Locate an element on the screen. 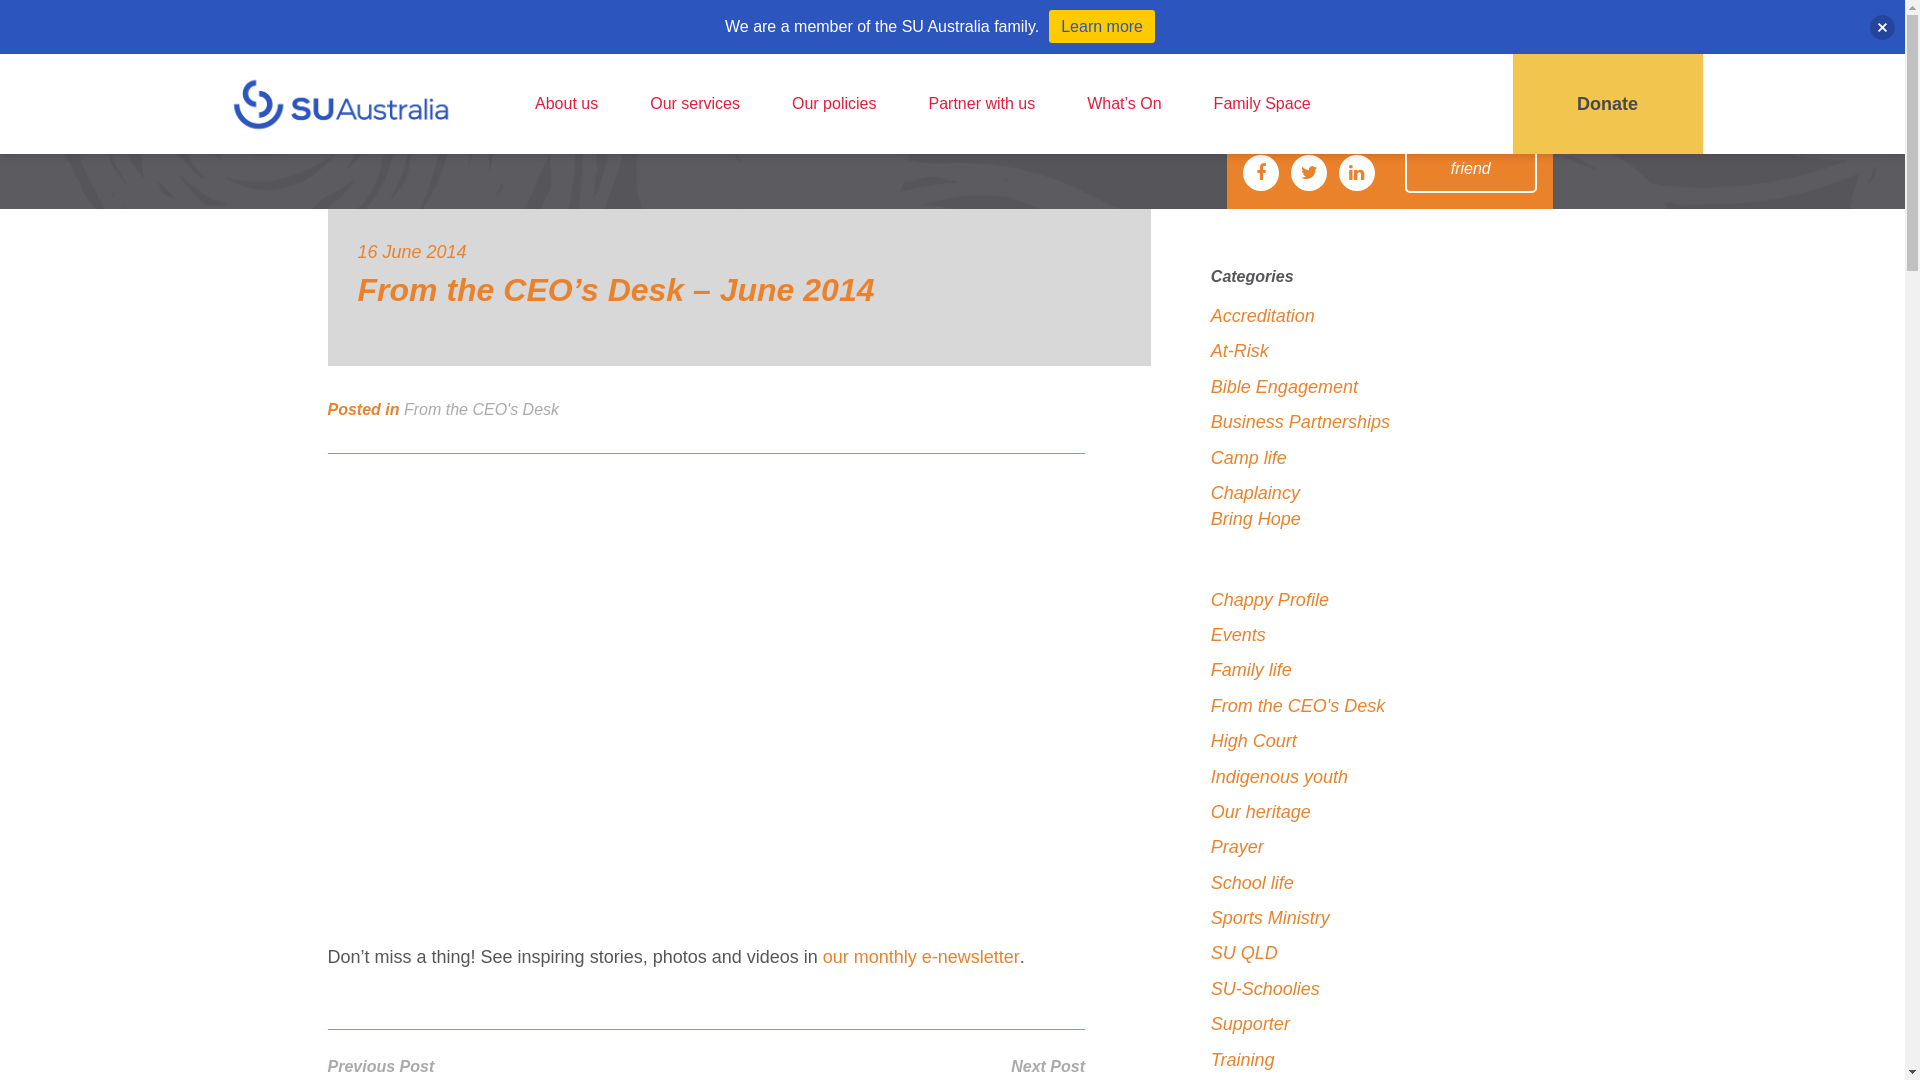  'Indigenous youth' is located at coordinates (1278, 775).